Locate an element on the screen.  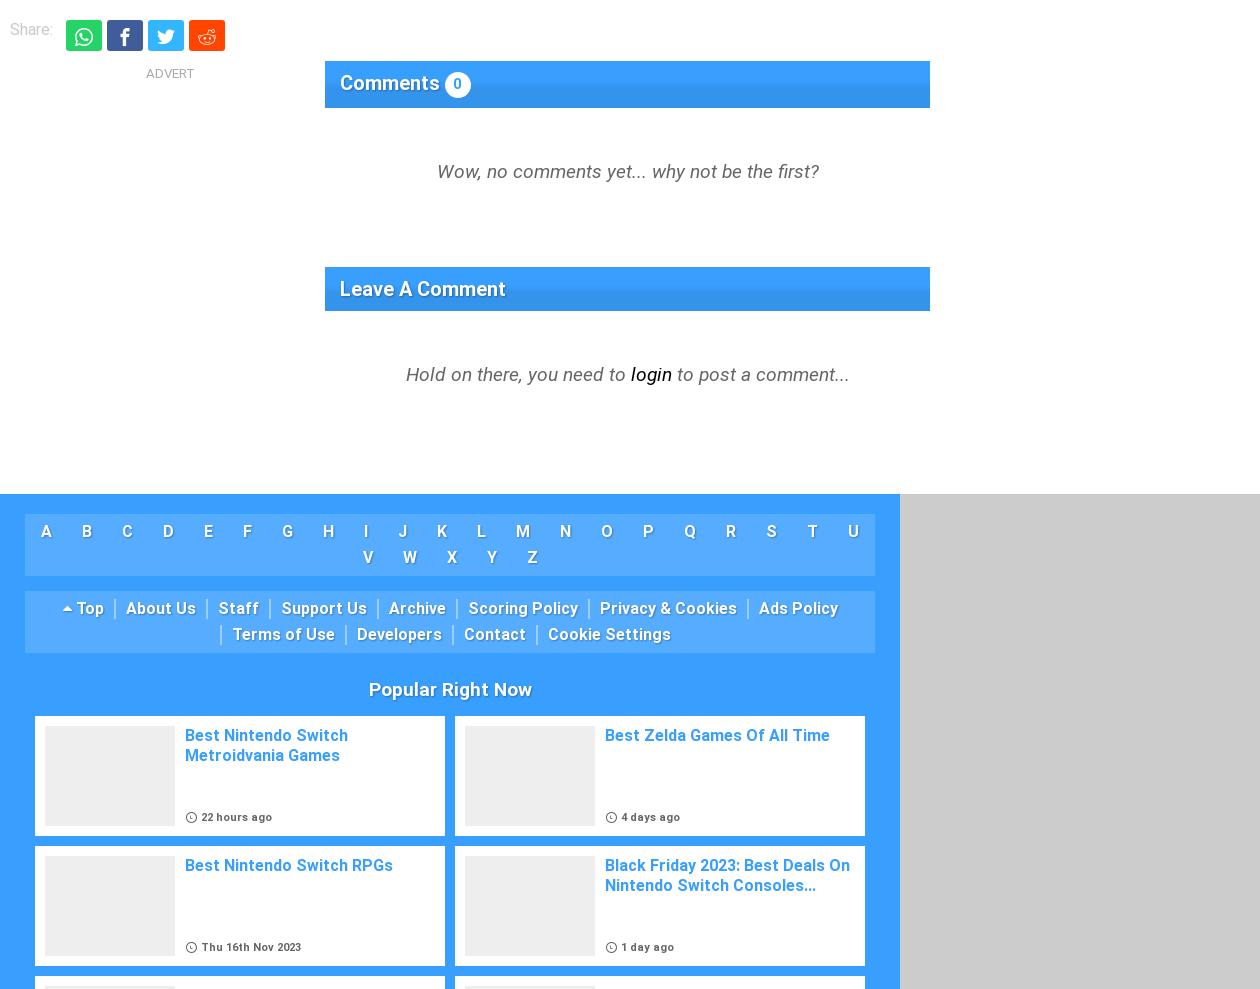
'Thu 16th Nov 2023' is located at coordinates (250, 947).